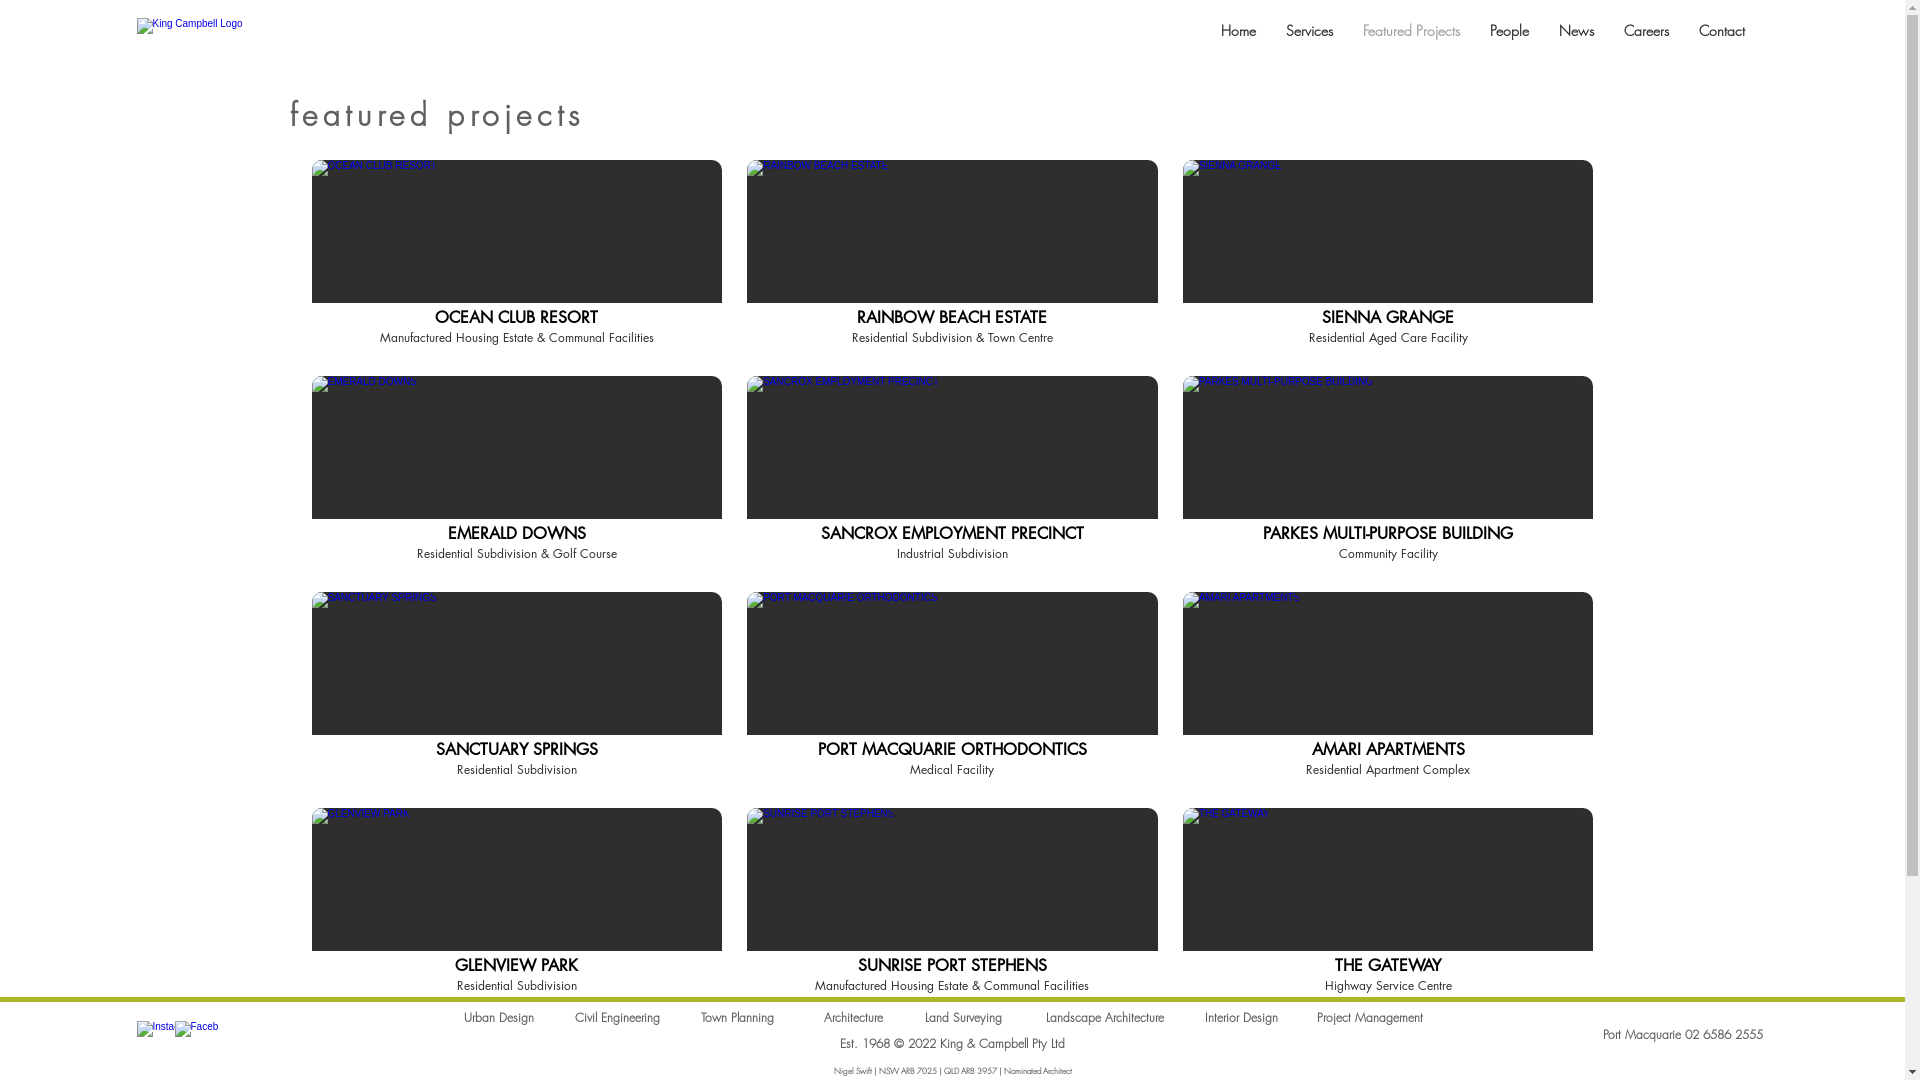  I want to click on 'Landscape Architecture', so click(1103, 1017).